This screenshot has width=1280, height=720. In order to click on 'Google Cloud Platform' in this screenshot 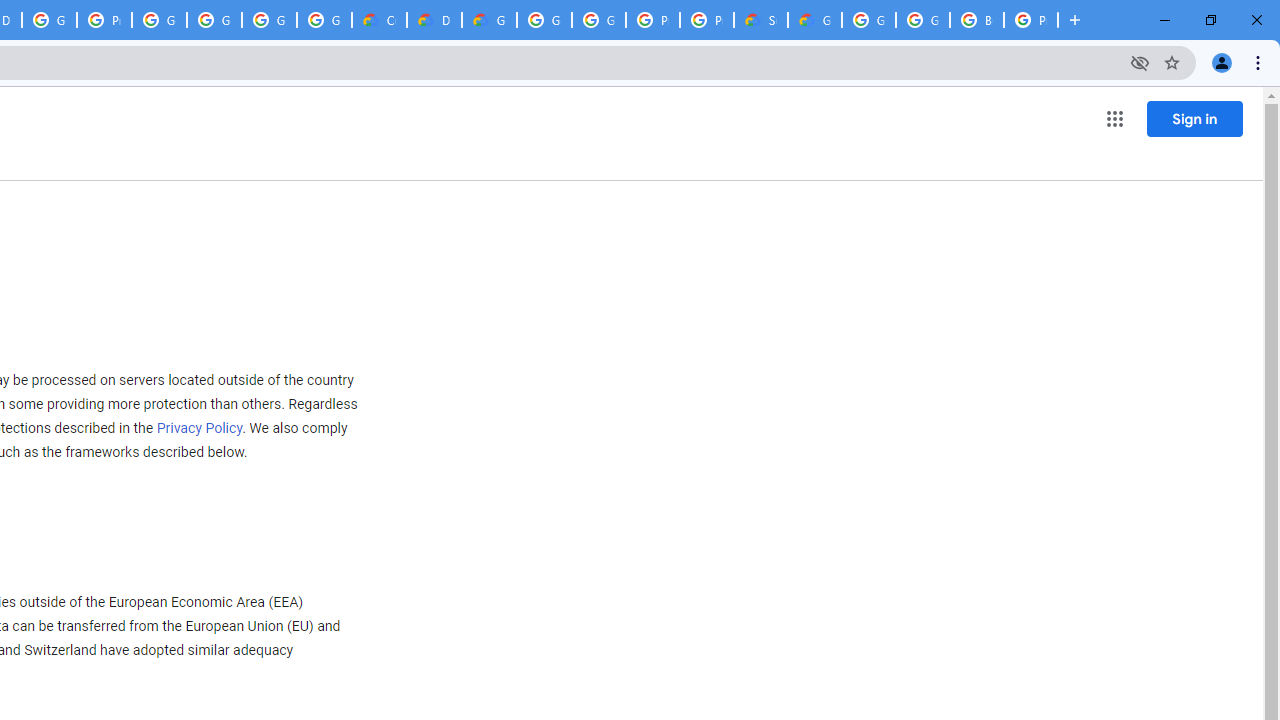, I will do `click(598, 20)`.